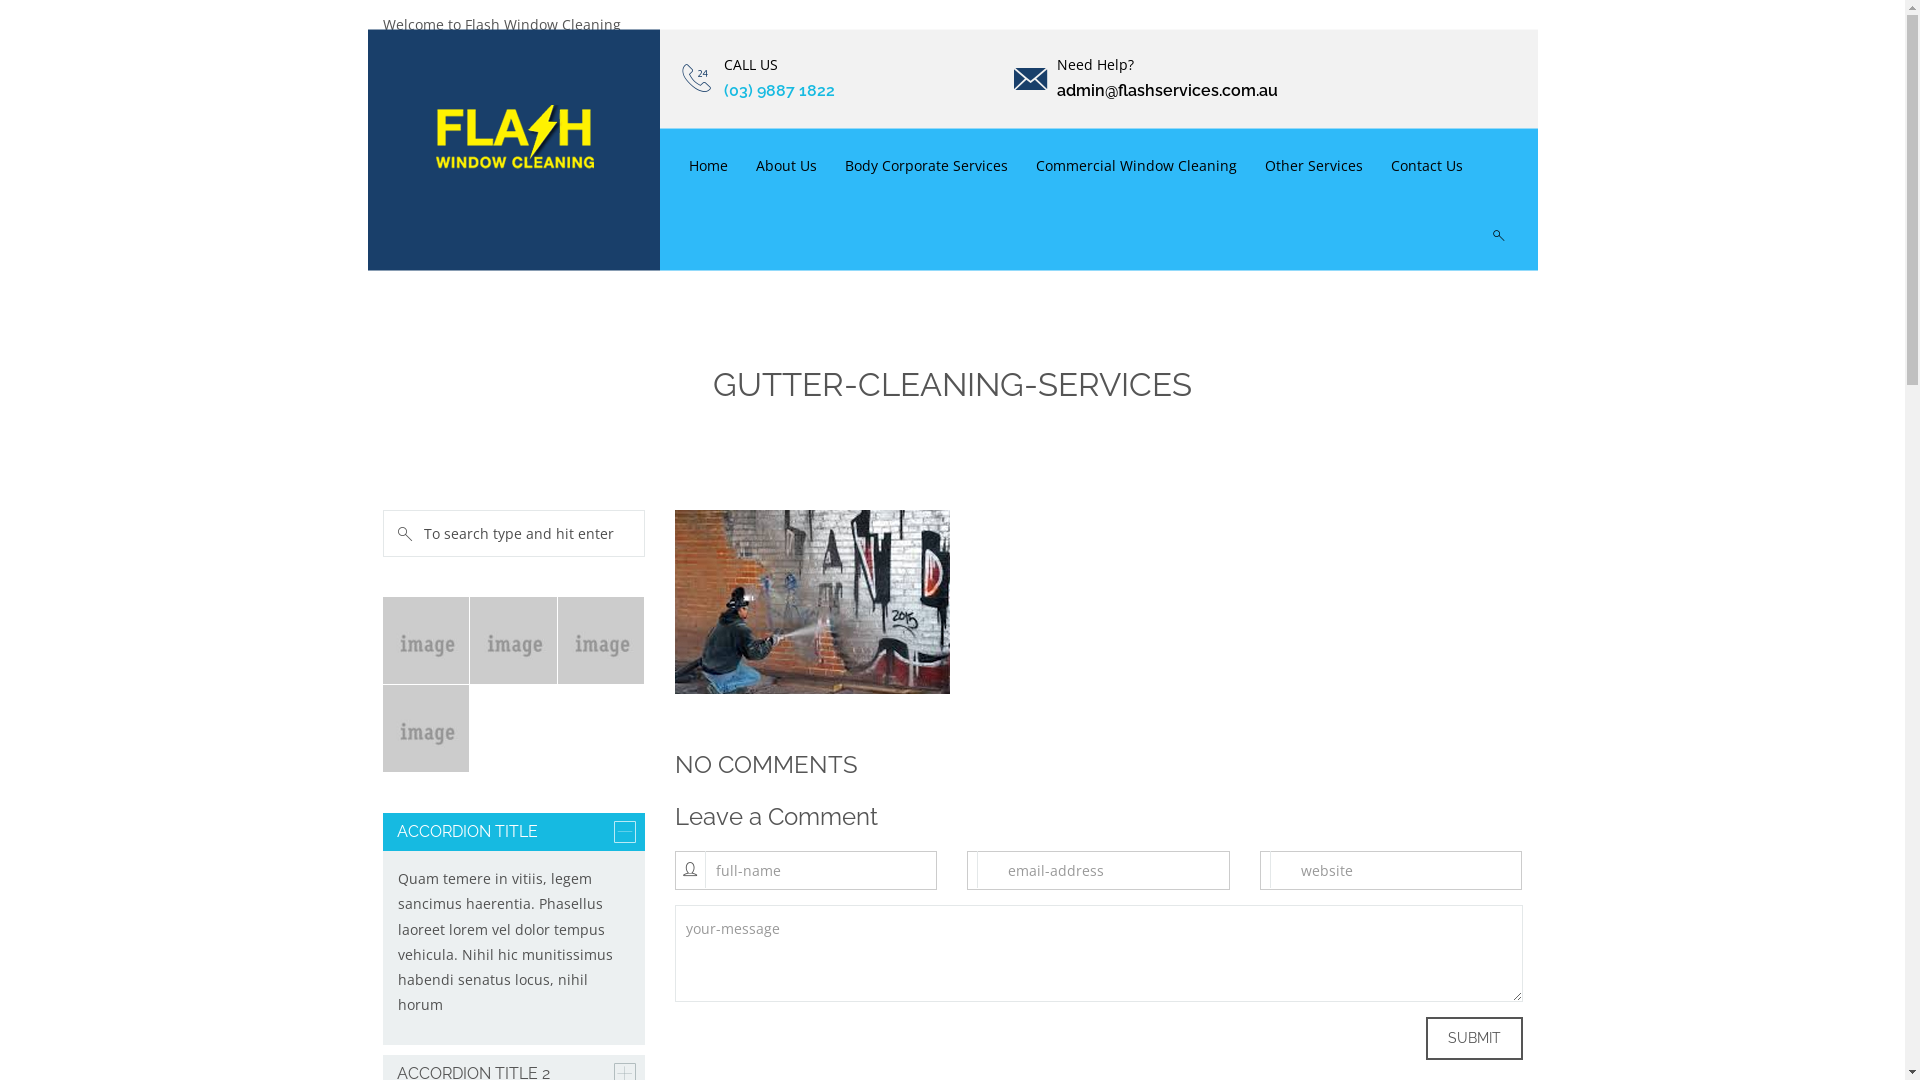 This screenshot has width=1920, height=1080. What do you see at coordinates (1314, 163) in the screenshot?
I see `'Other Services'` at bounding box center [1314, 163].